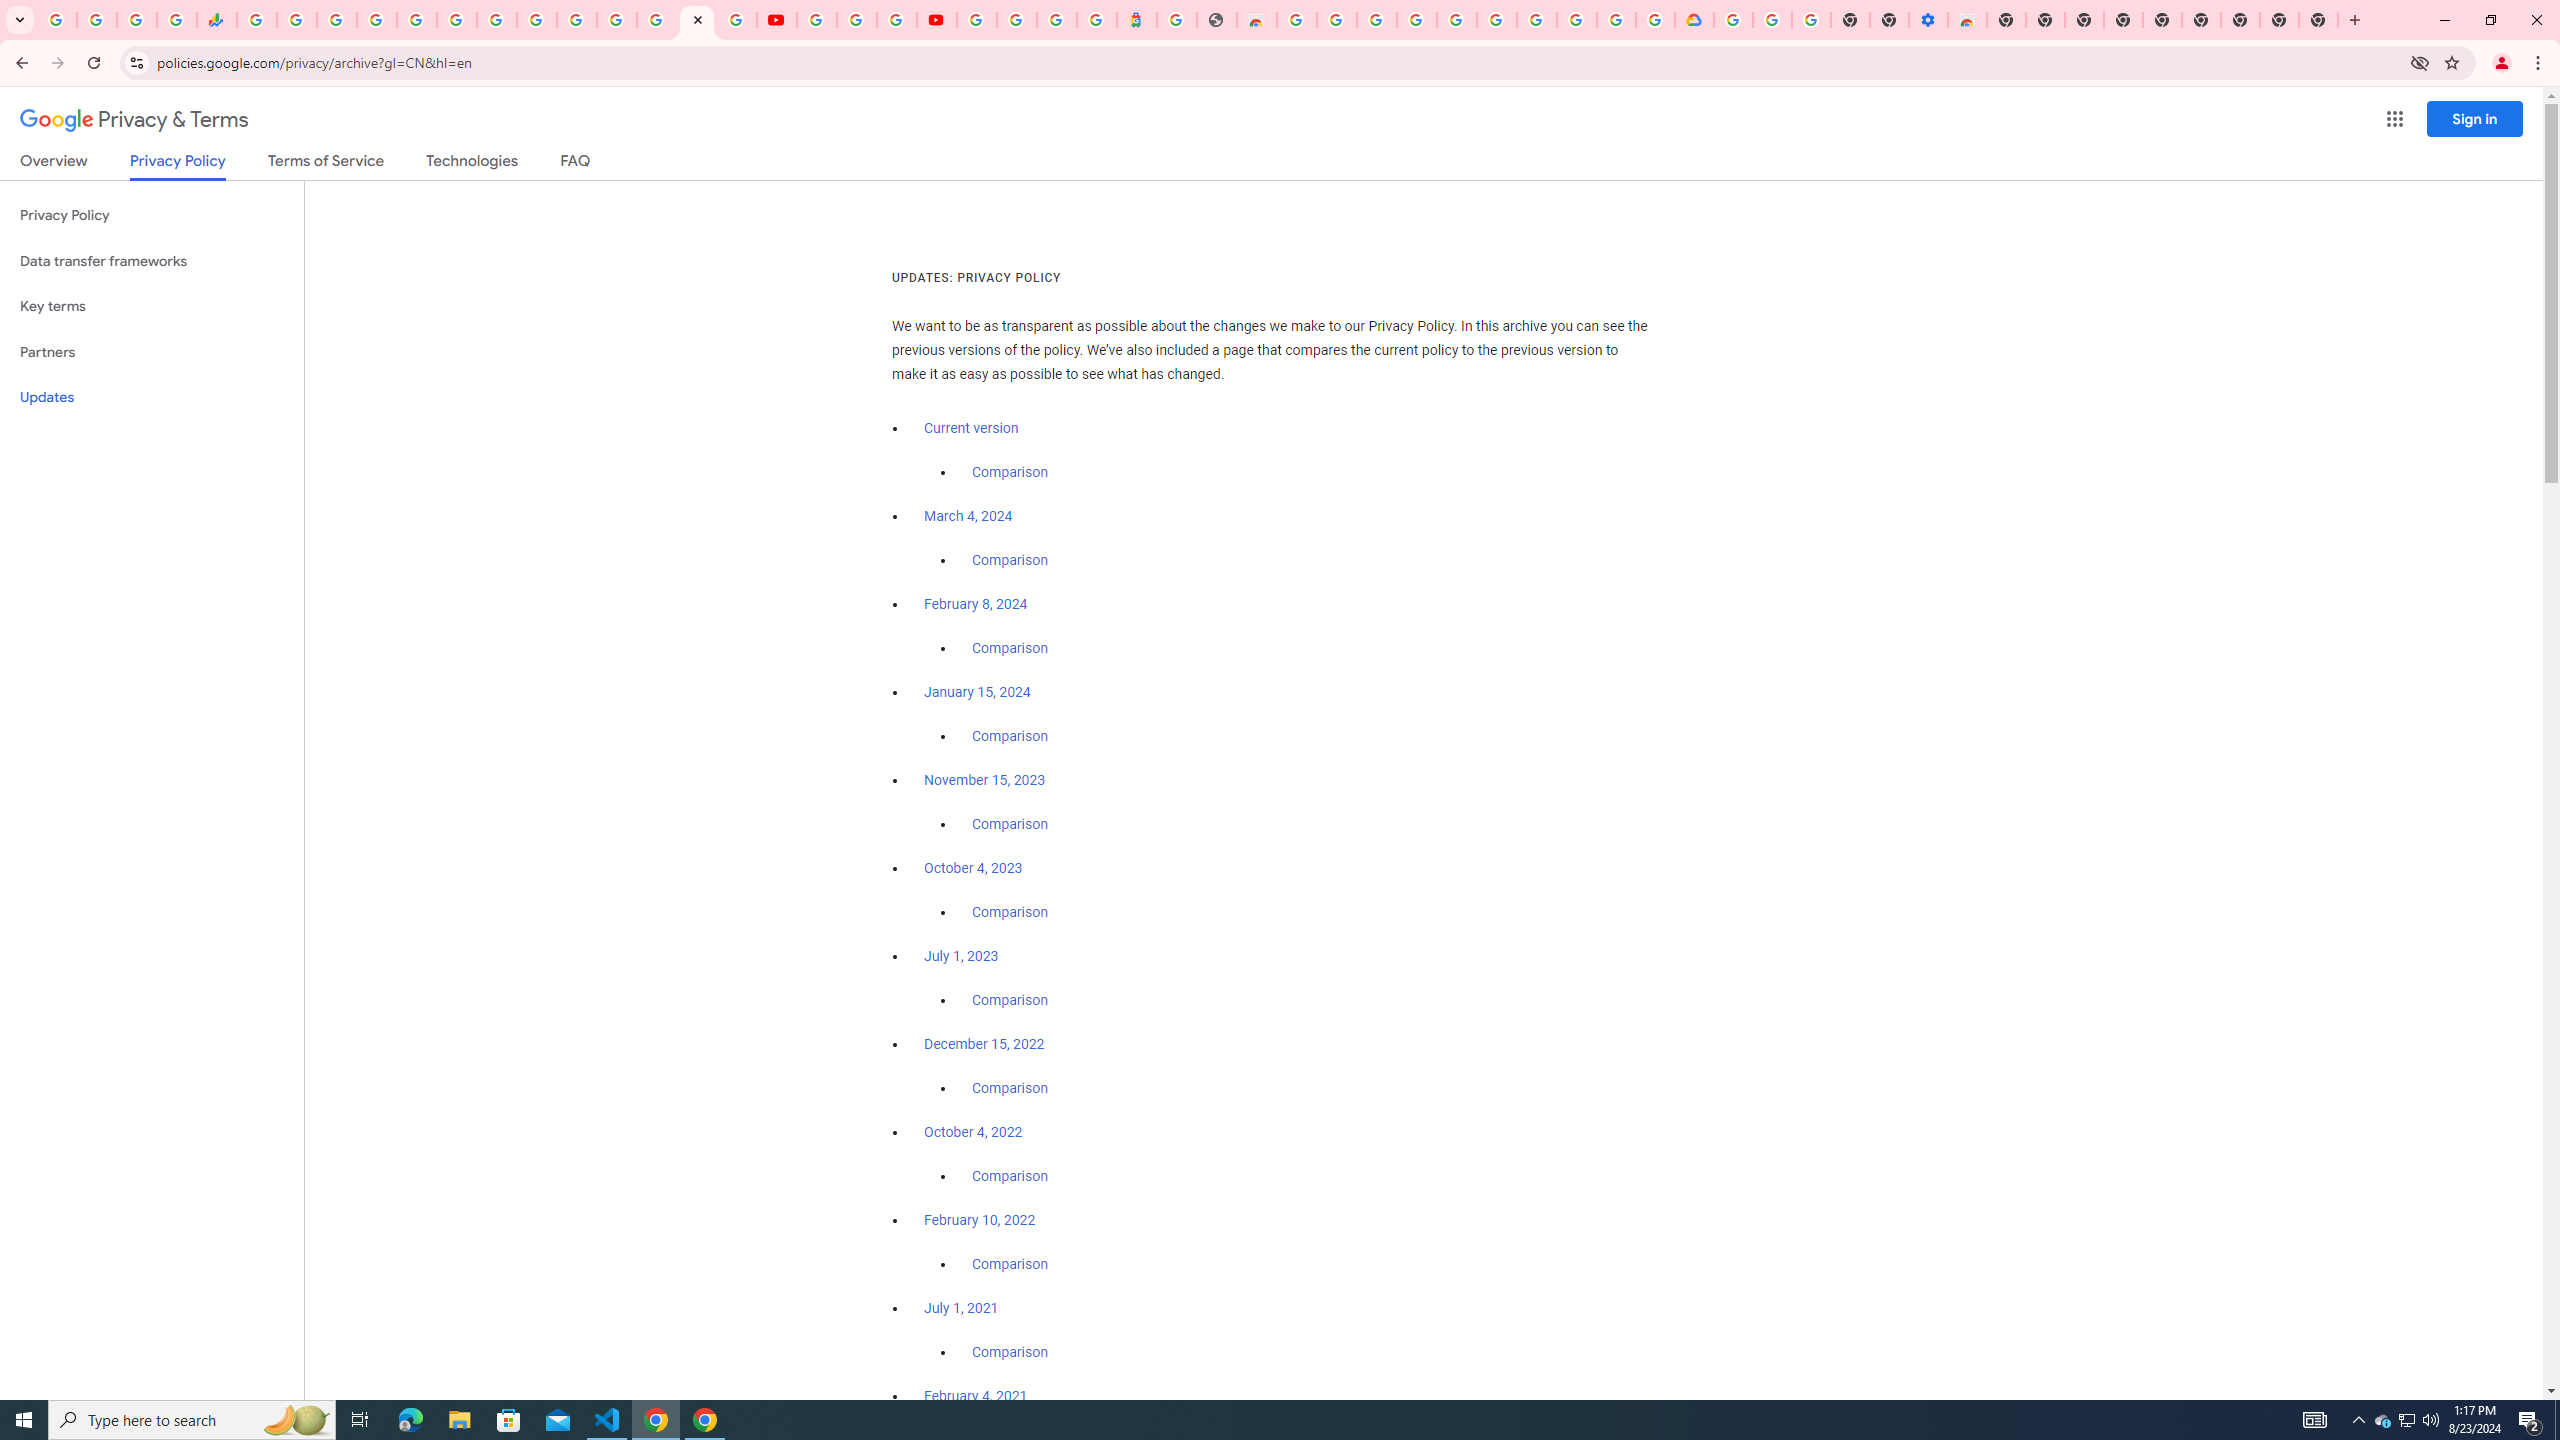  I want to click on 'Content Creator Programs & Opportunities - YouTube Creators', so click(935, 19).